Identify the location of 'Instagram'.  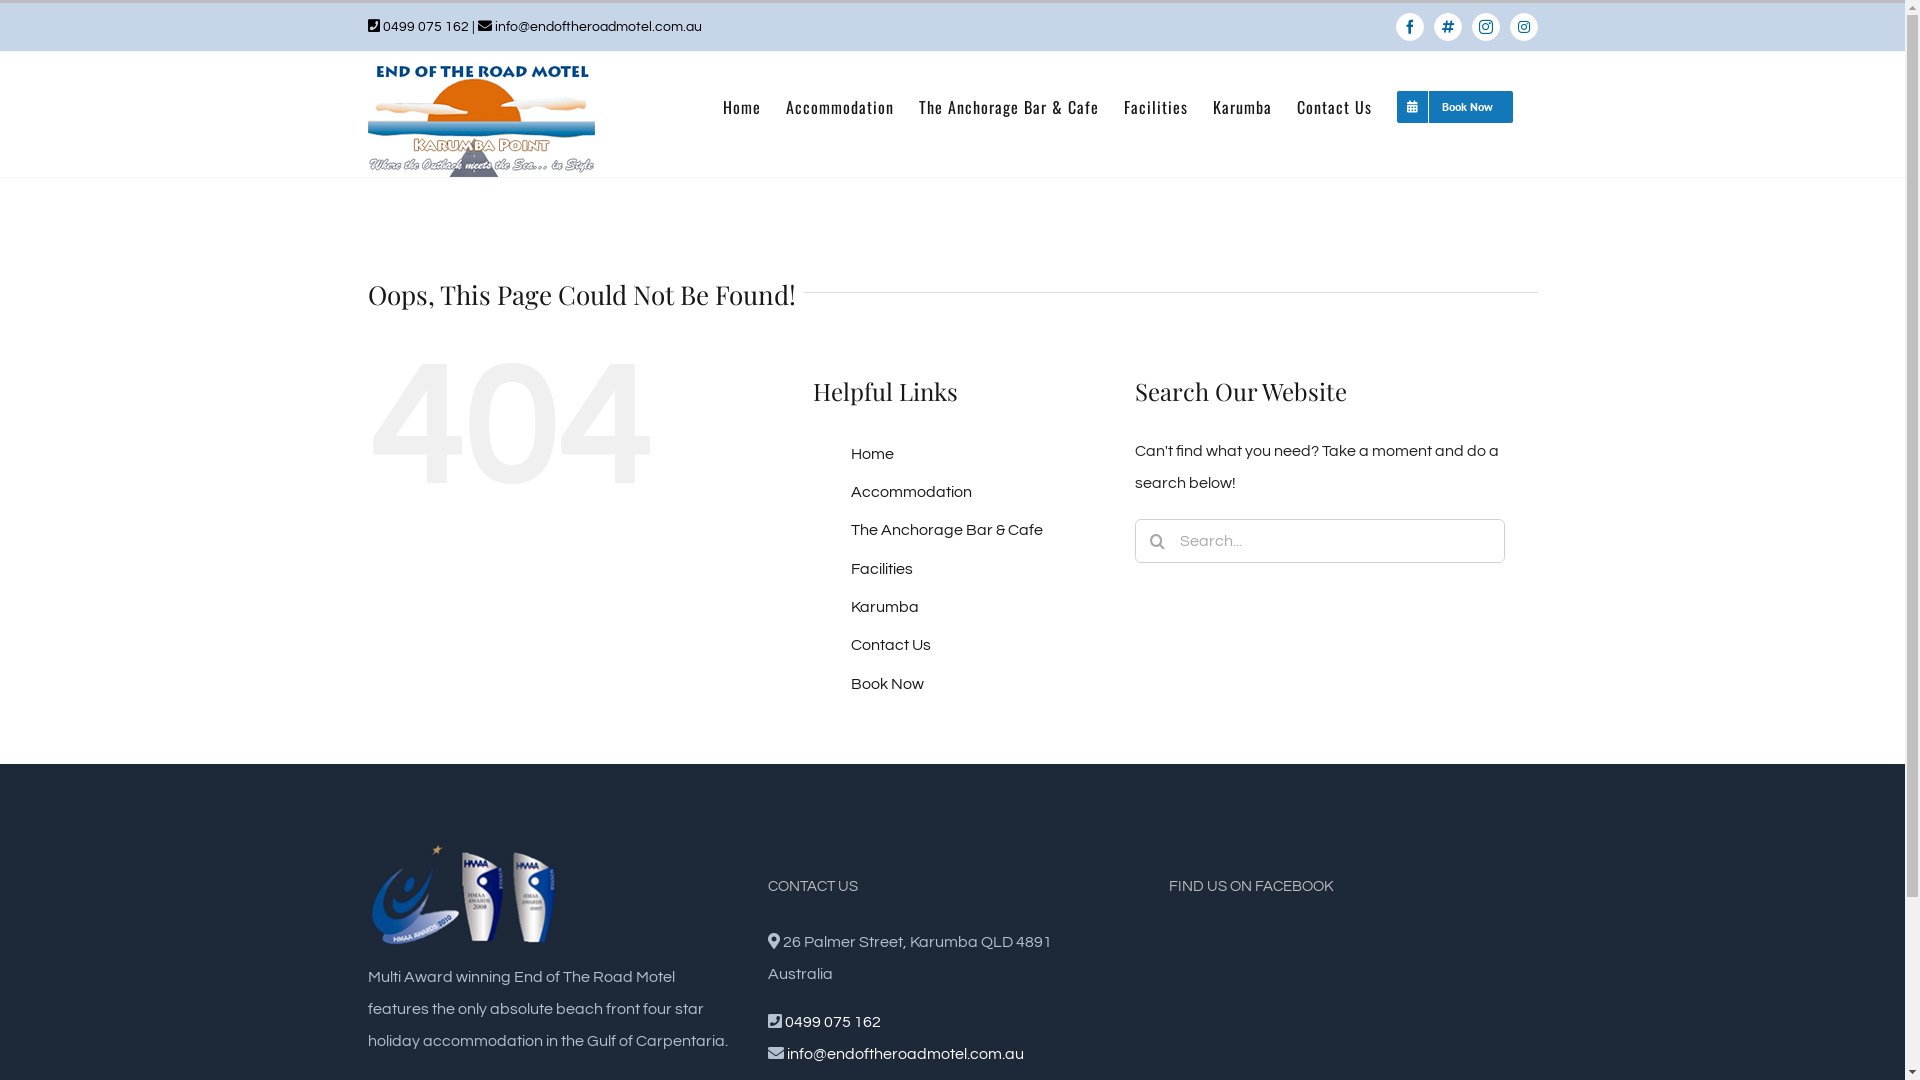
(1486, 27).